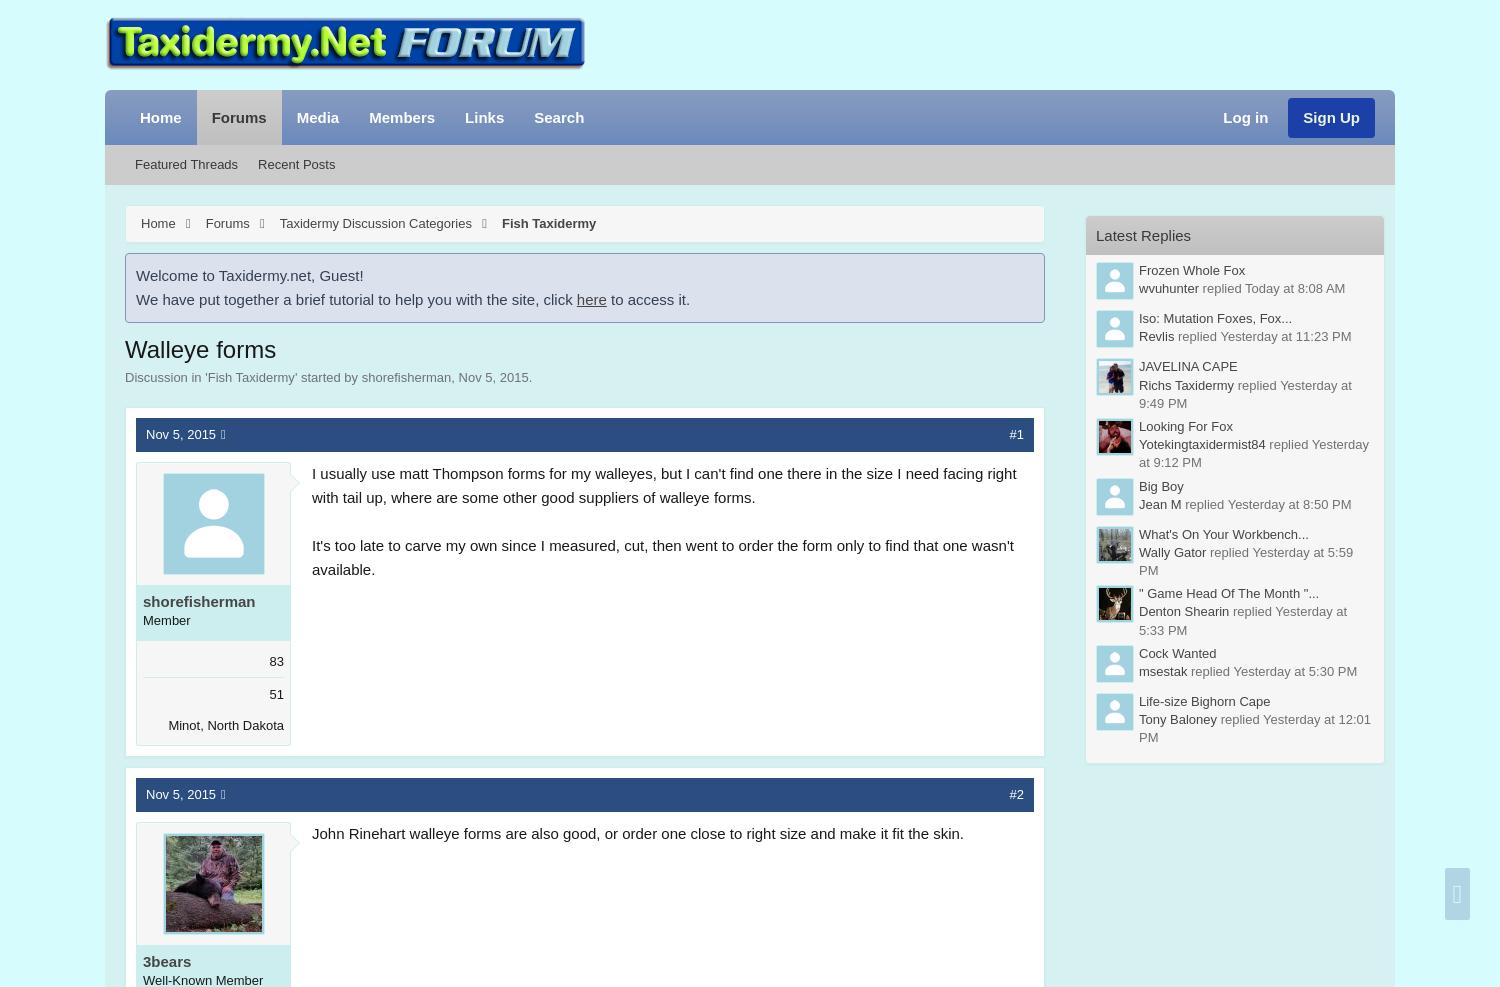 This screenshot has height=987, width=1500. What do you see at coordinates (1016, 432) in the screenshot?
I see `'#1'` at bounding box center [1016, 432].